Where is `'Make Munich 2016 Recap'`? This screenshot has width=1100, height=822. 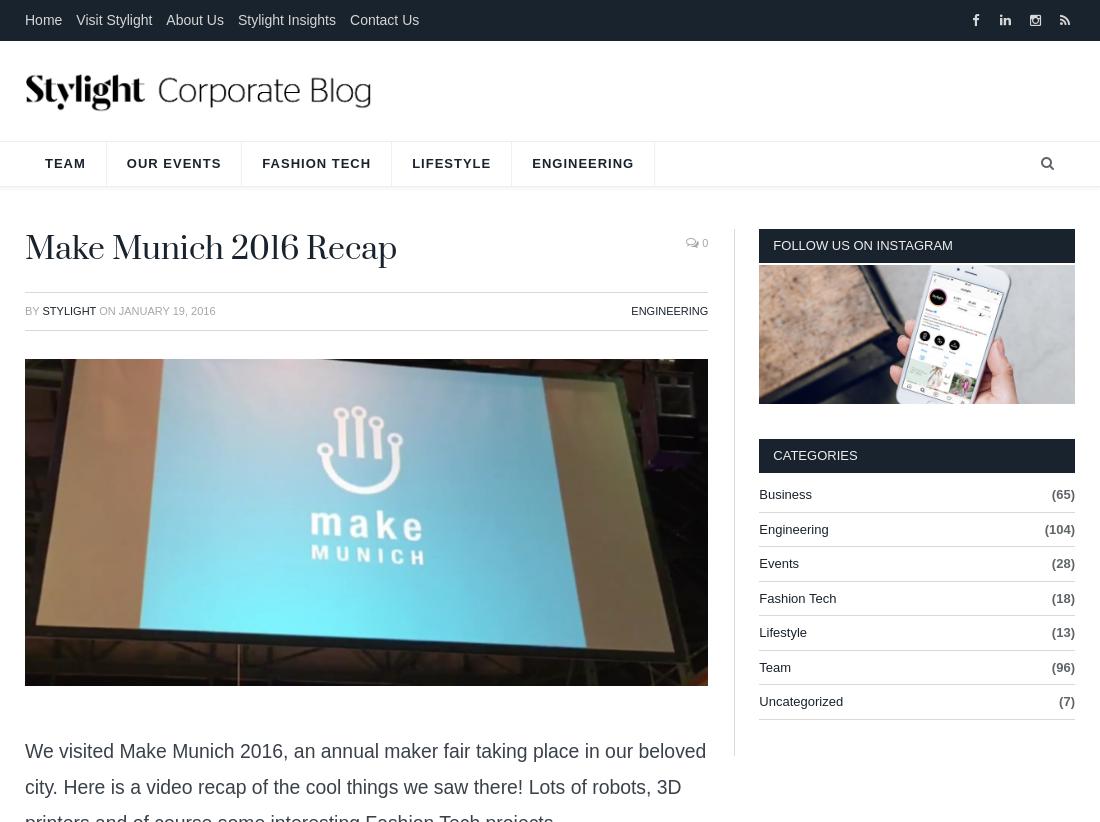
'Make Munich 2016 Recap' is located at coordinates (210, 248).